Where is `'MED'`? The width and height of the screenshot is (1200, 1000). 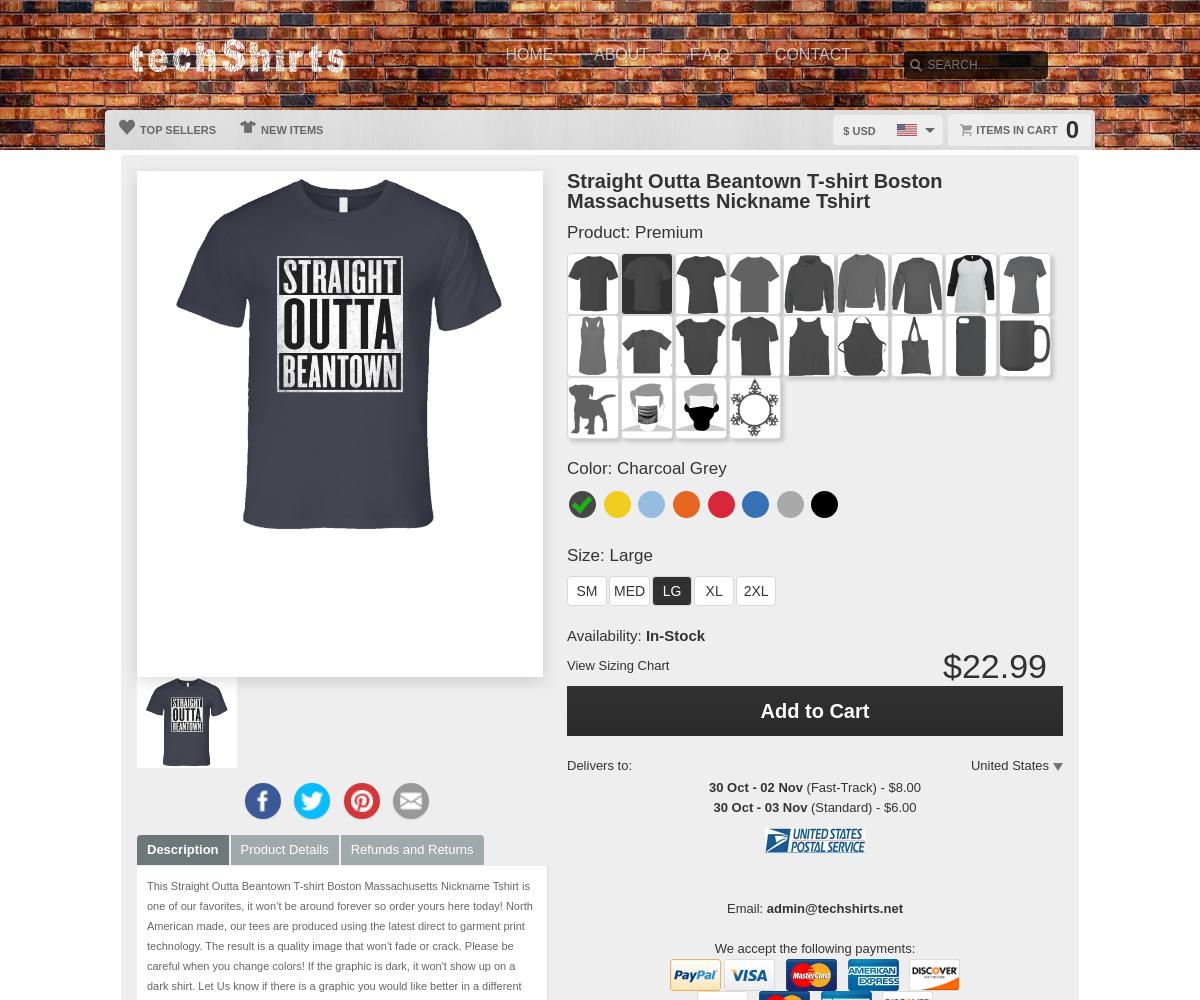 'MED' is located at coordinates (629, 590).